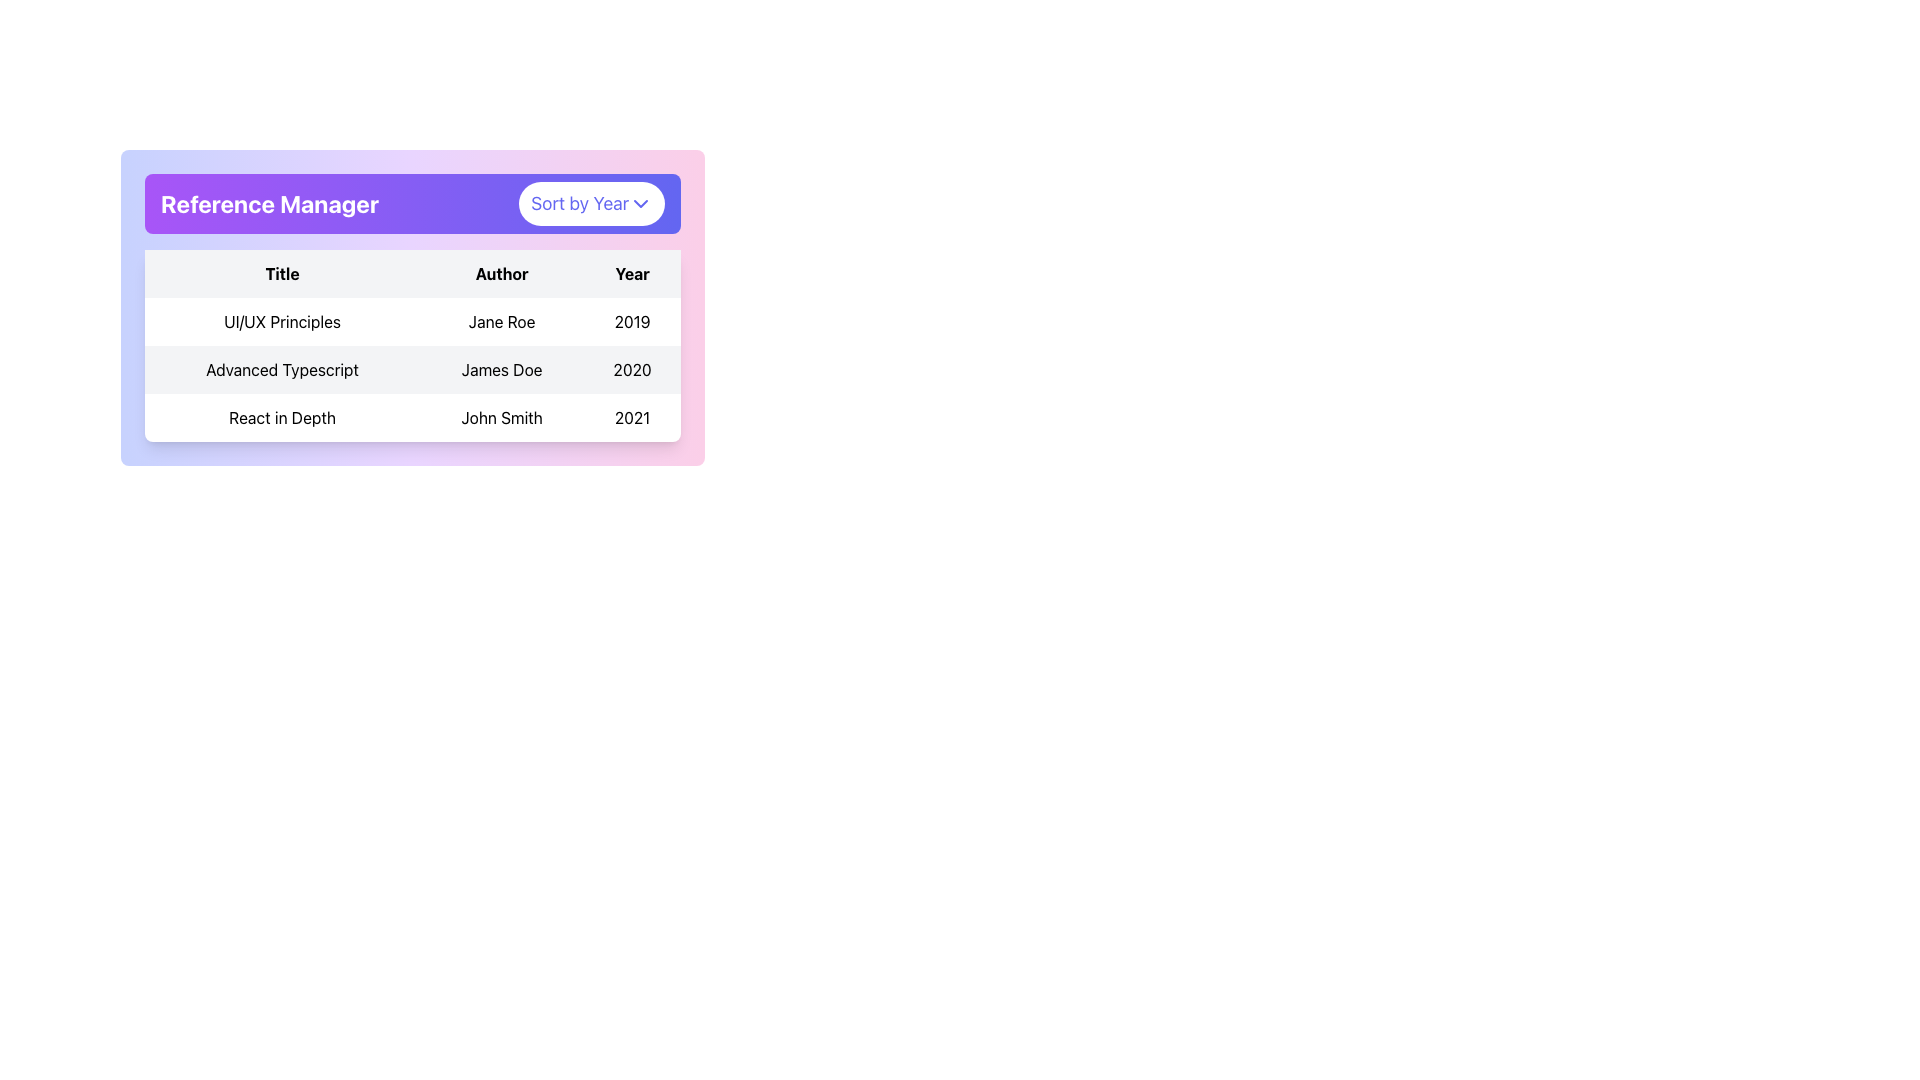 The height and width of the screenshot is (1080, 1920). What do you see at coordinates (641, 204) in the screenshot?
I see `the downward-pointing chevron icon located to the right of the 'Sort by Year' text label to trigger visual feedback` at bounding box center [641, 204].